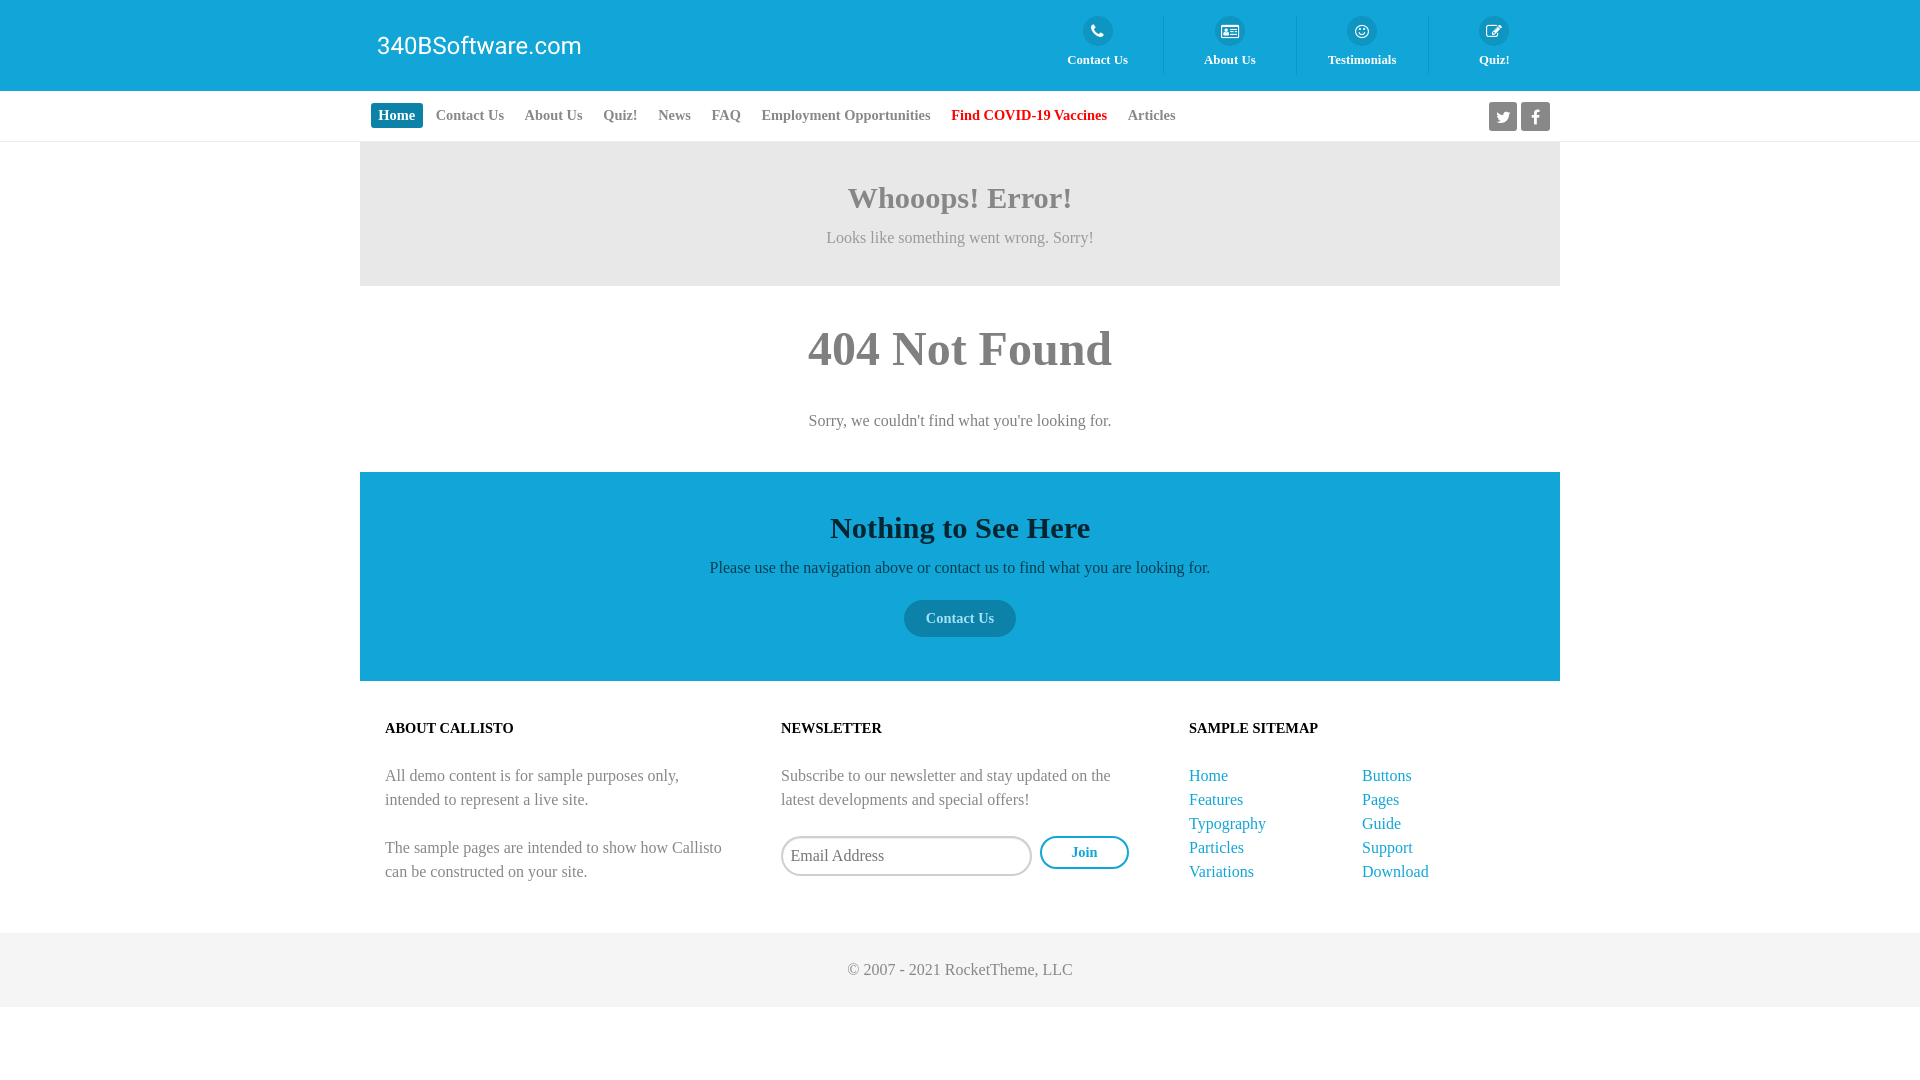 This screenshot has height=1080, width=1920. I want to click on 'Download', so click(1394, 870).